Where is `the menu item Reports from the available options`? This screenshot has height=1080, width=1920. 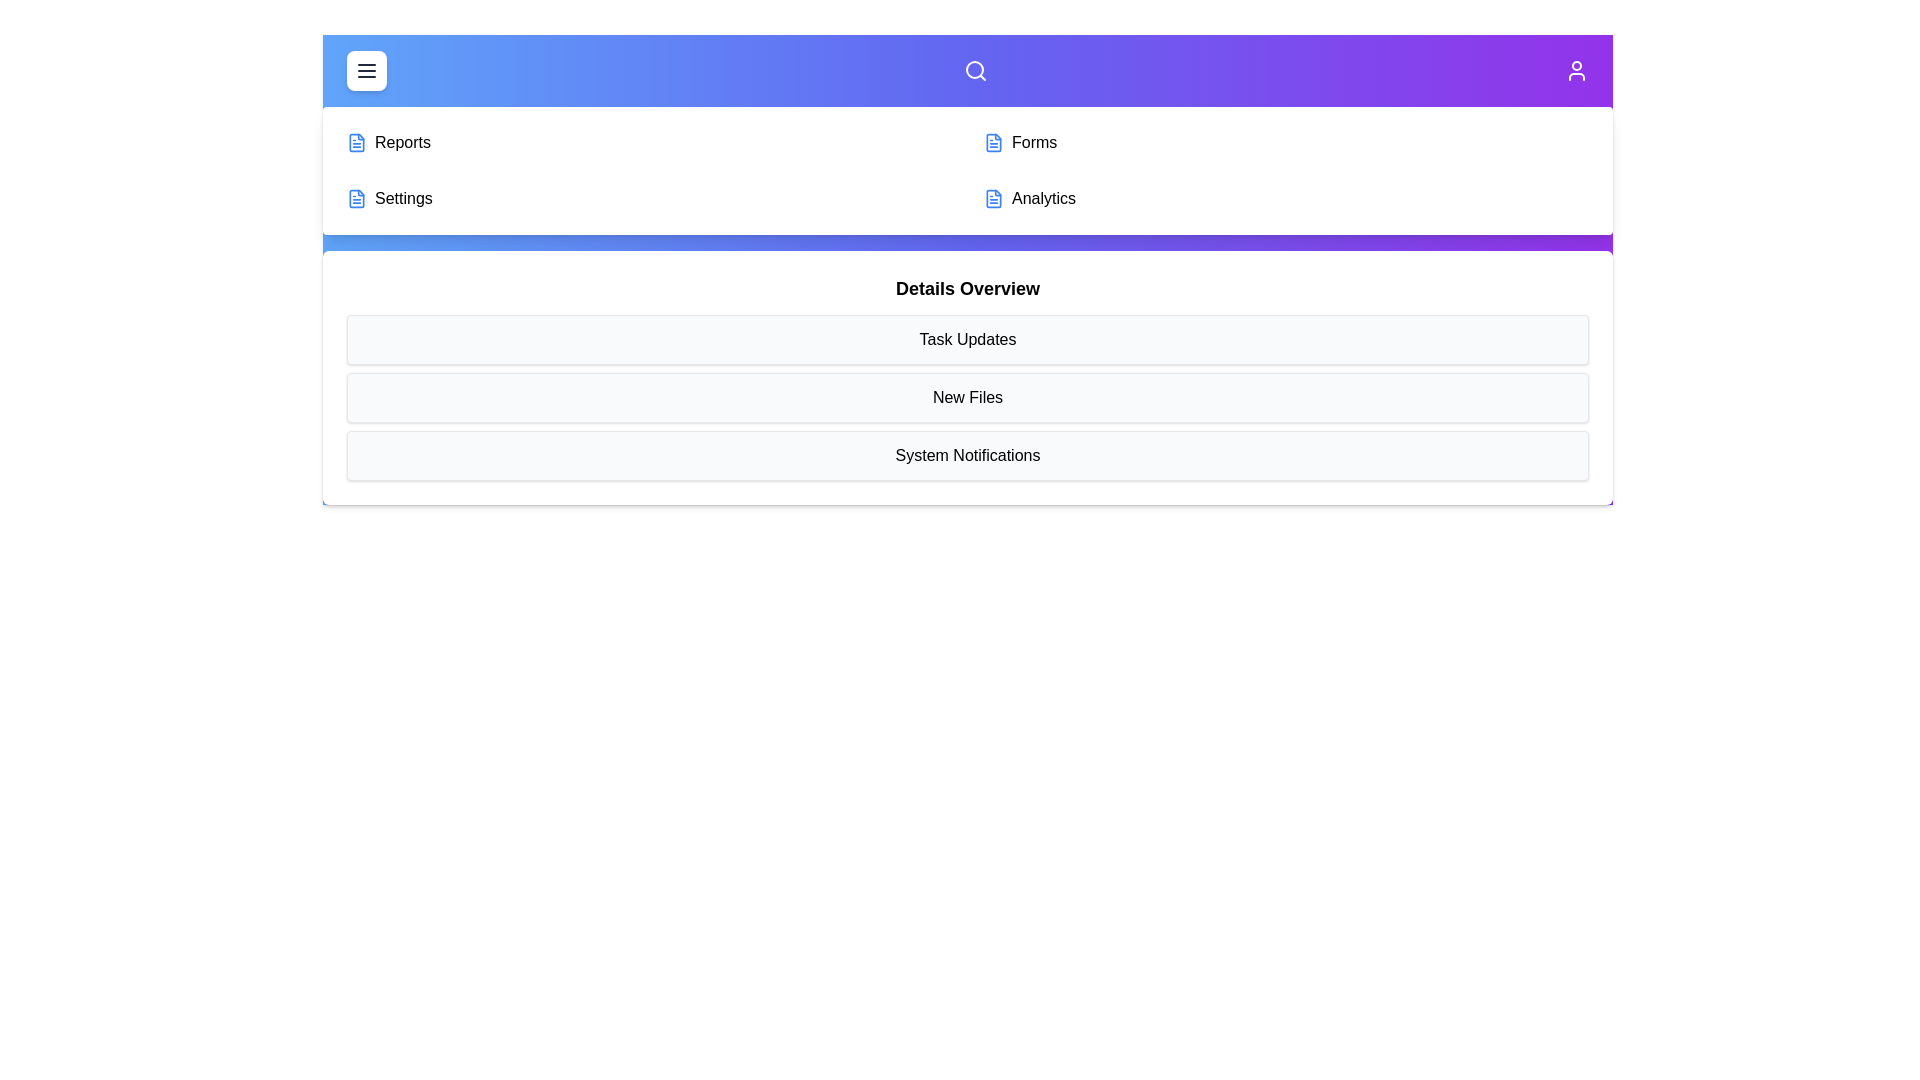 the menu item Reports from the available options is located at coordinates (649, 141).